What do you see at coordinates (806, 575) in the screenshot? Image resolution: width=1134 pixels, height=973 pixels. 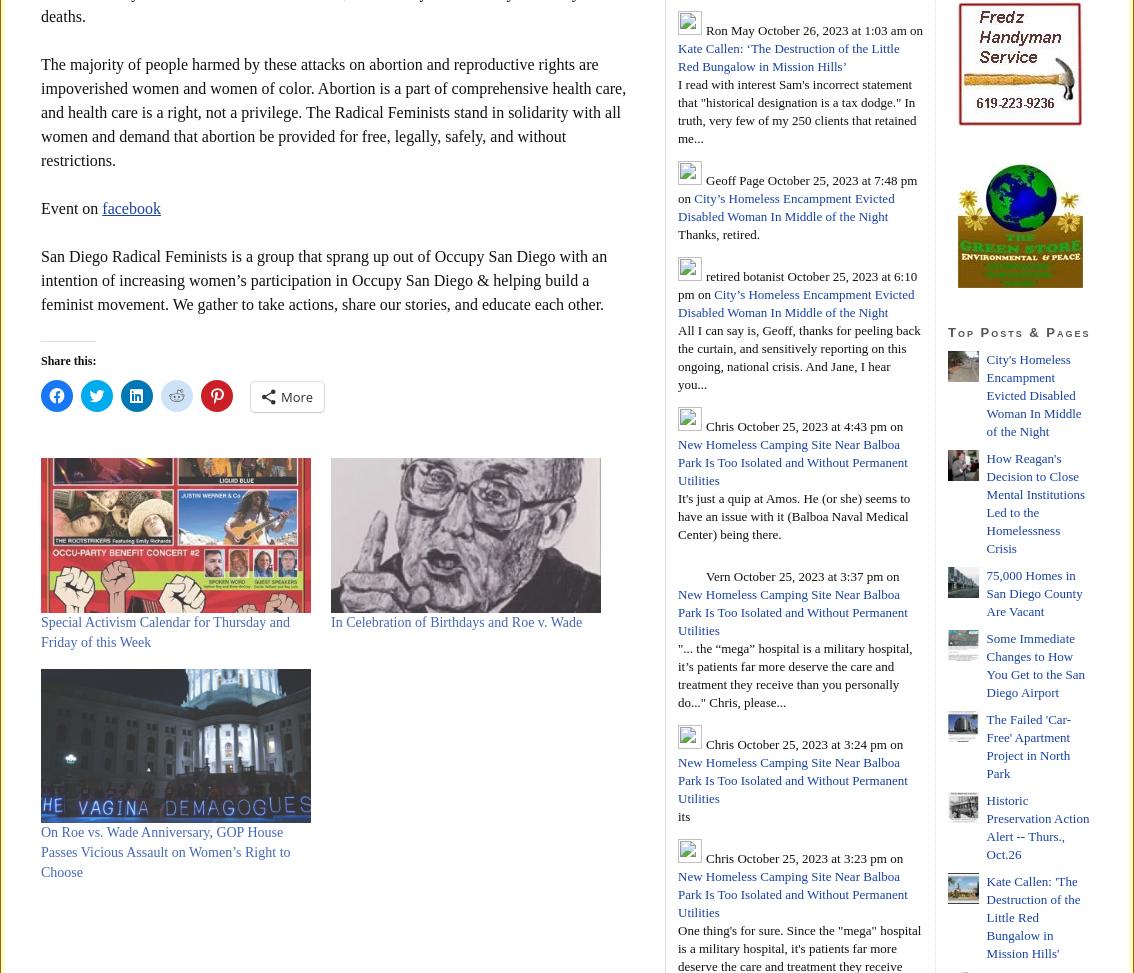 I see `'October 25, 2023 at 3:37 pm'` at bounding box center [806, 575].